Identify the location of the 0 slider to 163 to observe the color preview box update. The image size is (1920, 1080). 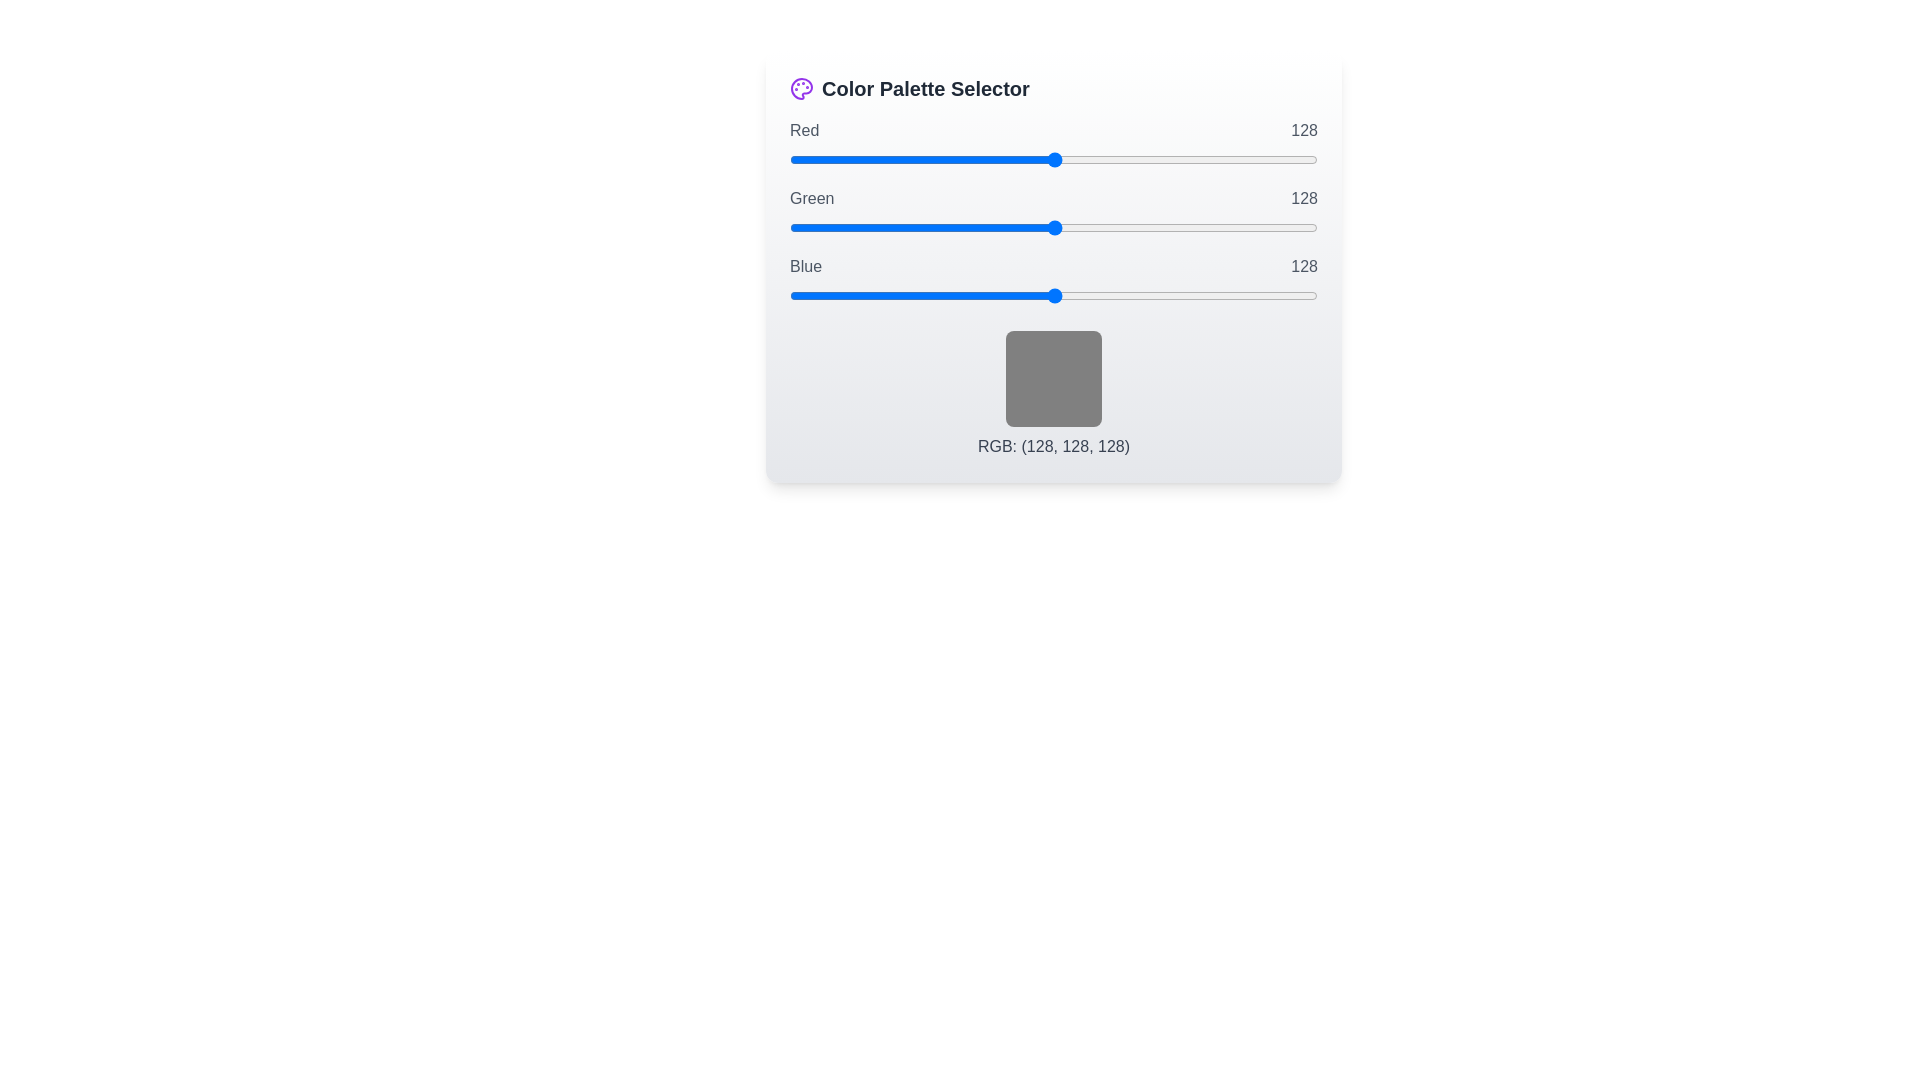
(1053, 158).